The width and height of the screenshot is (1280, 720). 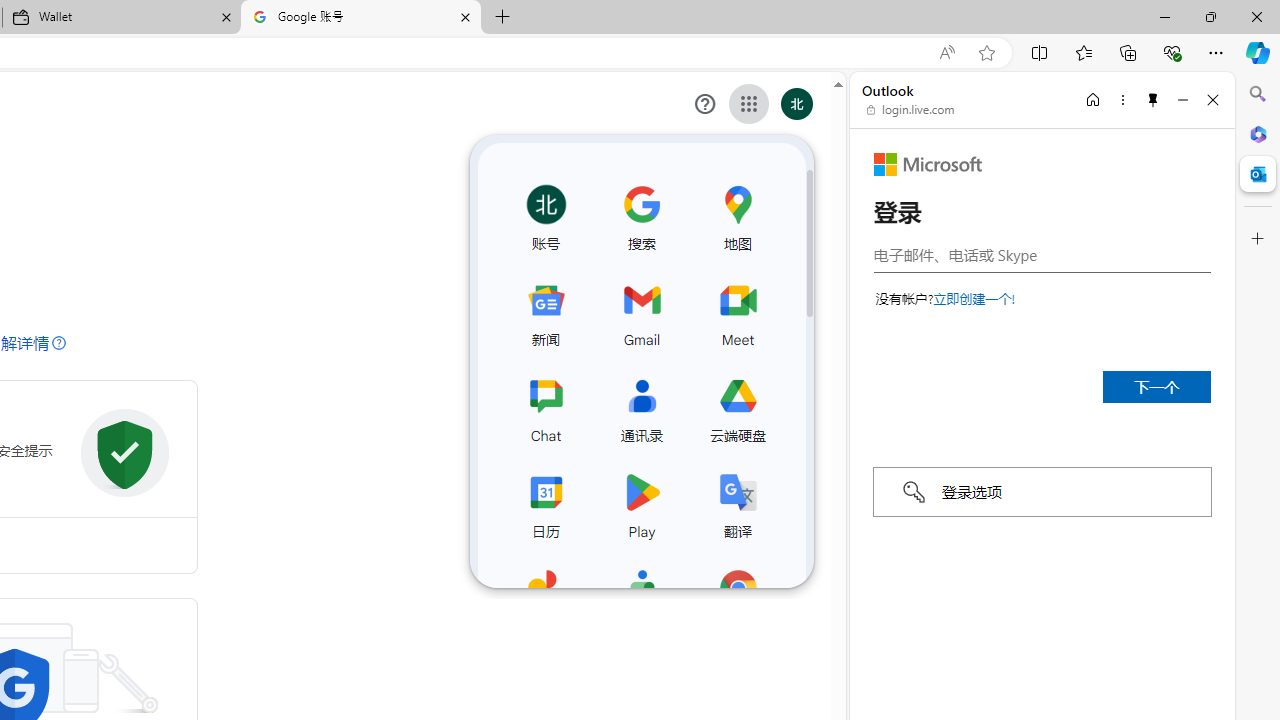 I want to click on 'Unpin side pane', so click(x=1153, y=99).